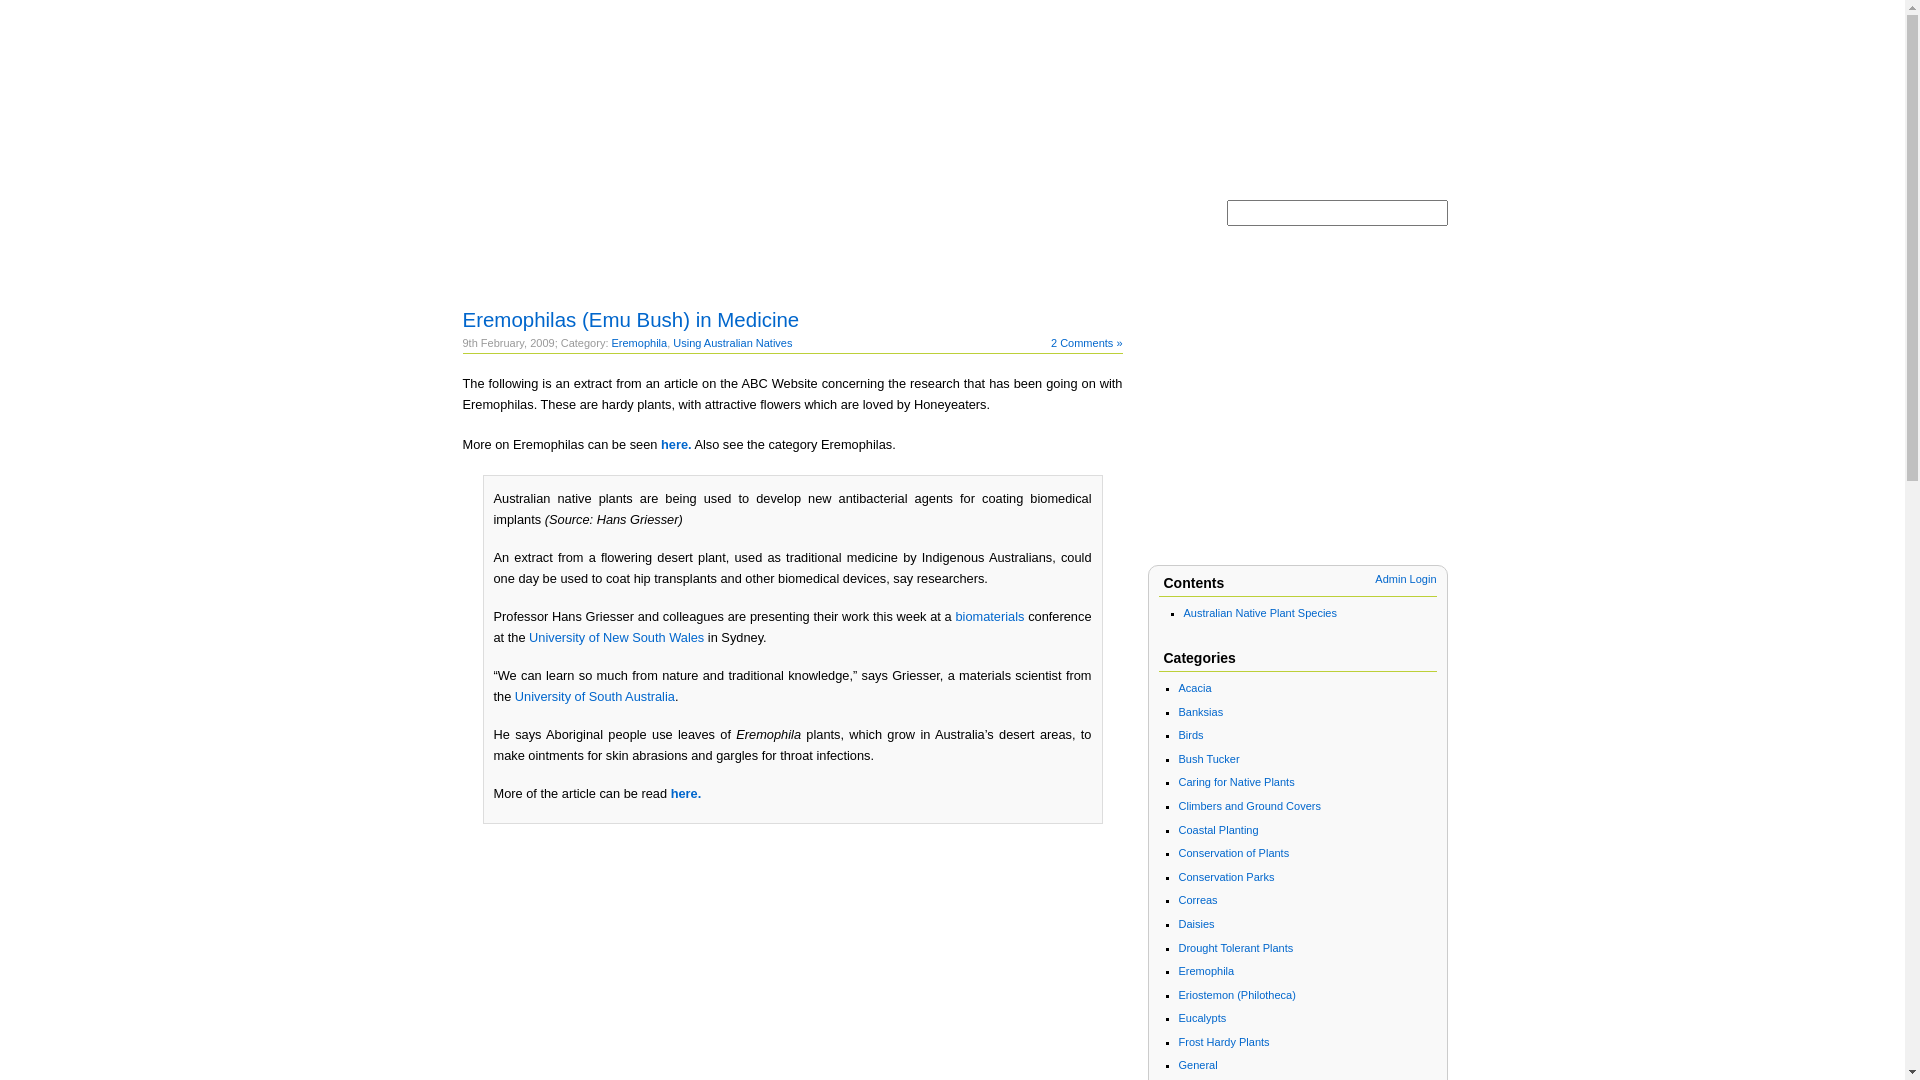  What do you see at coordinates (1222, 1040) in the screenshot?
I see `'Frost Hardy Plants'` at bounding box center [1222, 1040].